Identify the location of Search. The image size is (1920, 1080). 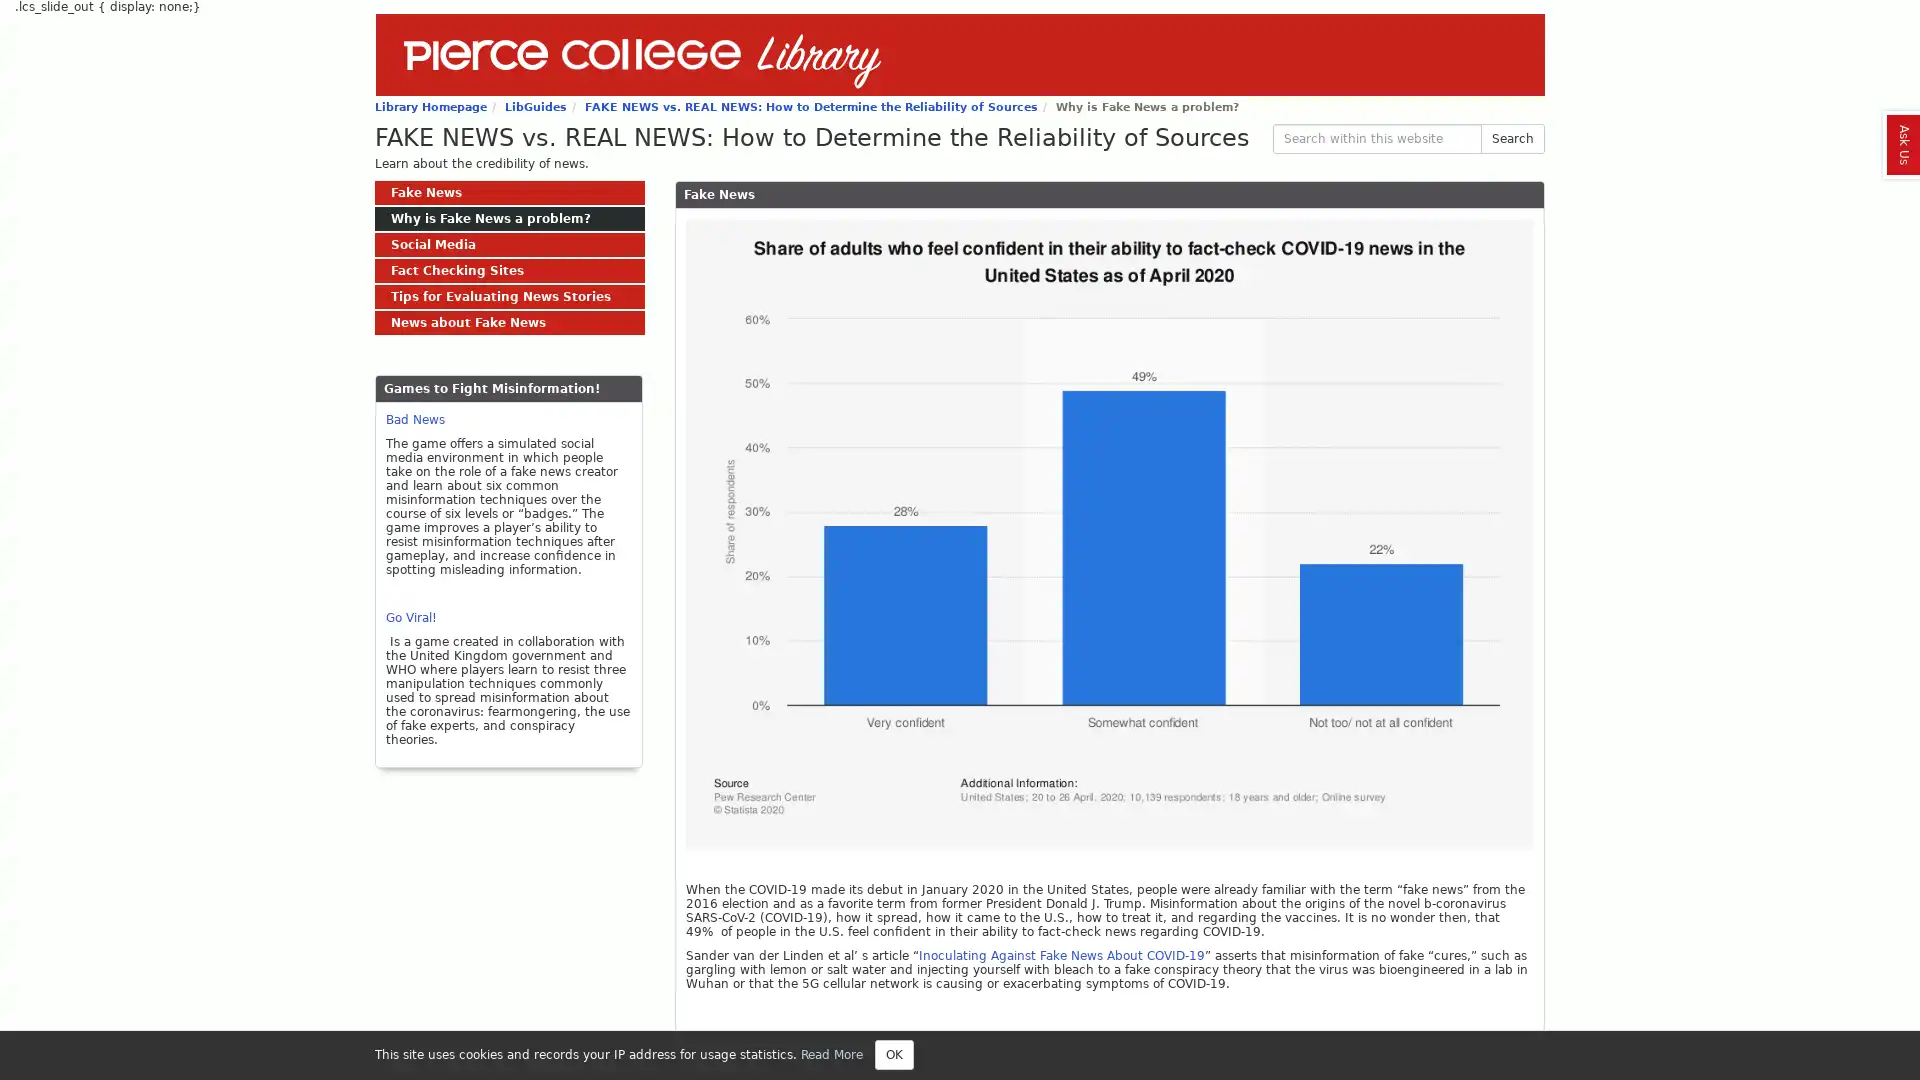
(1512, 137).